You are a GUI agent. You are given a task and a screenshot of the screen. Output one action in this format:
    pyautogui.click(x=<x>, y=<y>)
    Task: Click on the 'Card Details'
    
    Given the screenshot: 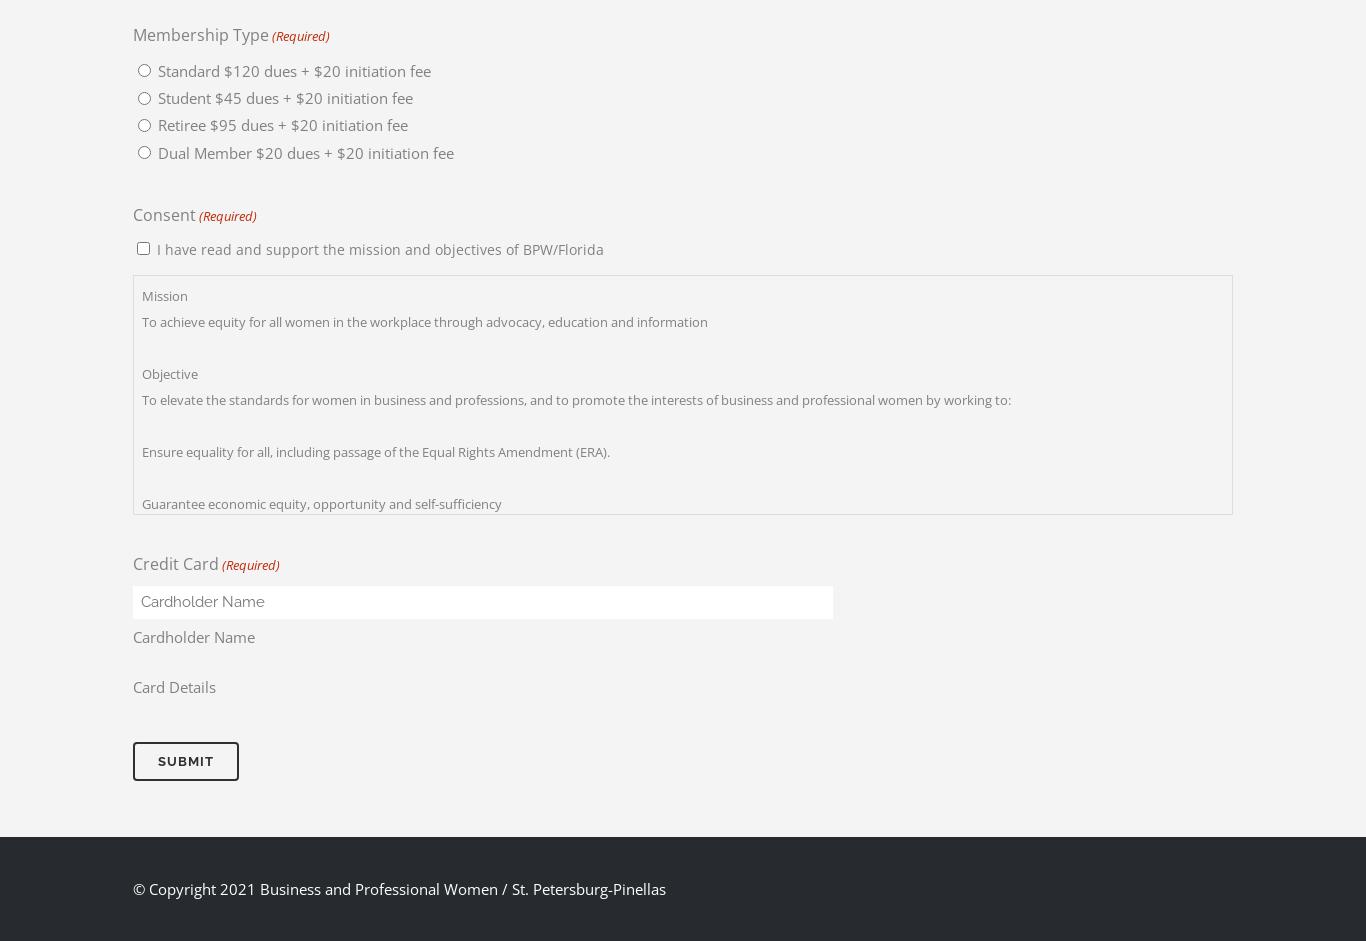 What is the action you would take?
    pyautogui.click(x=132, y=687)
    